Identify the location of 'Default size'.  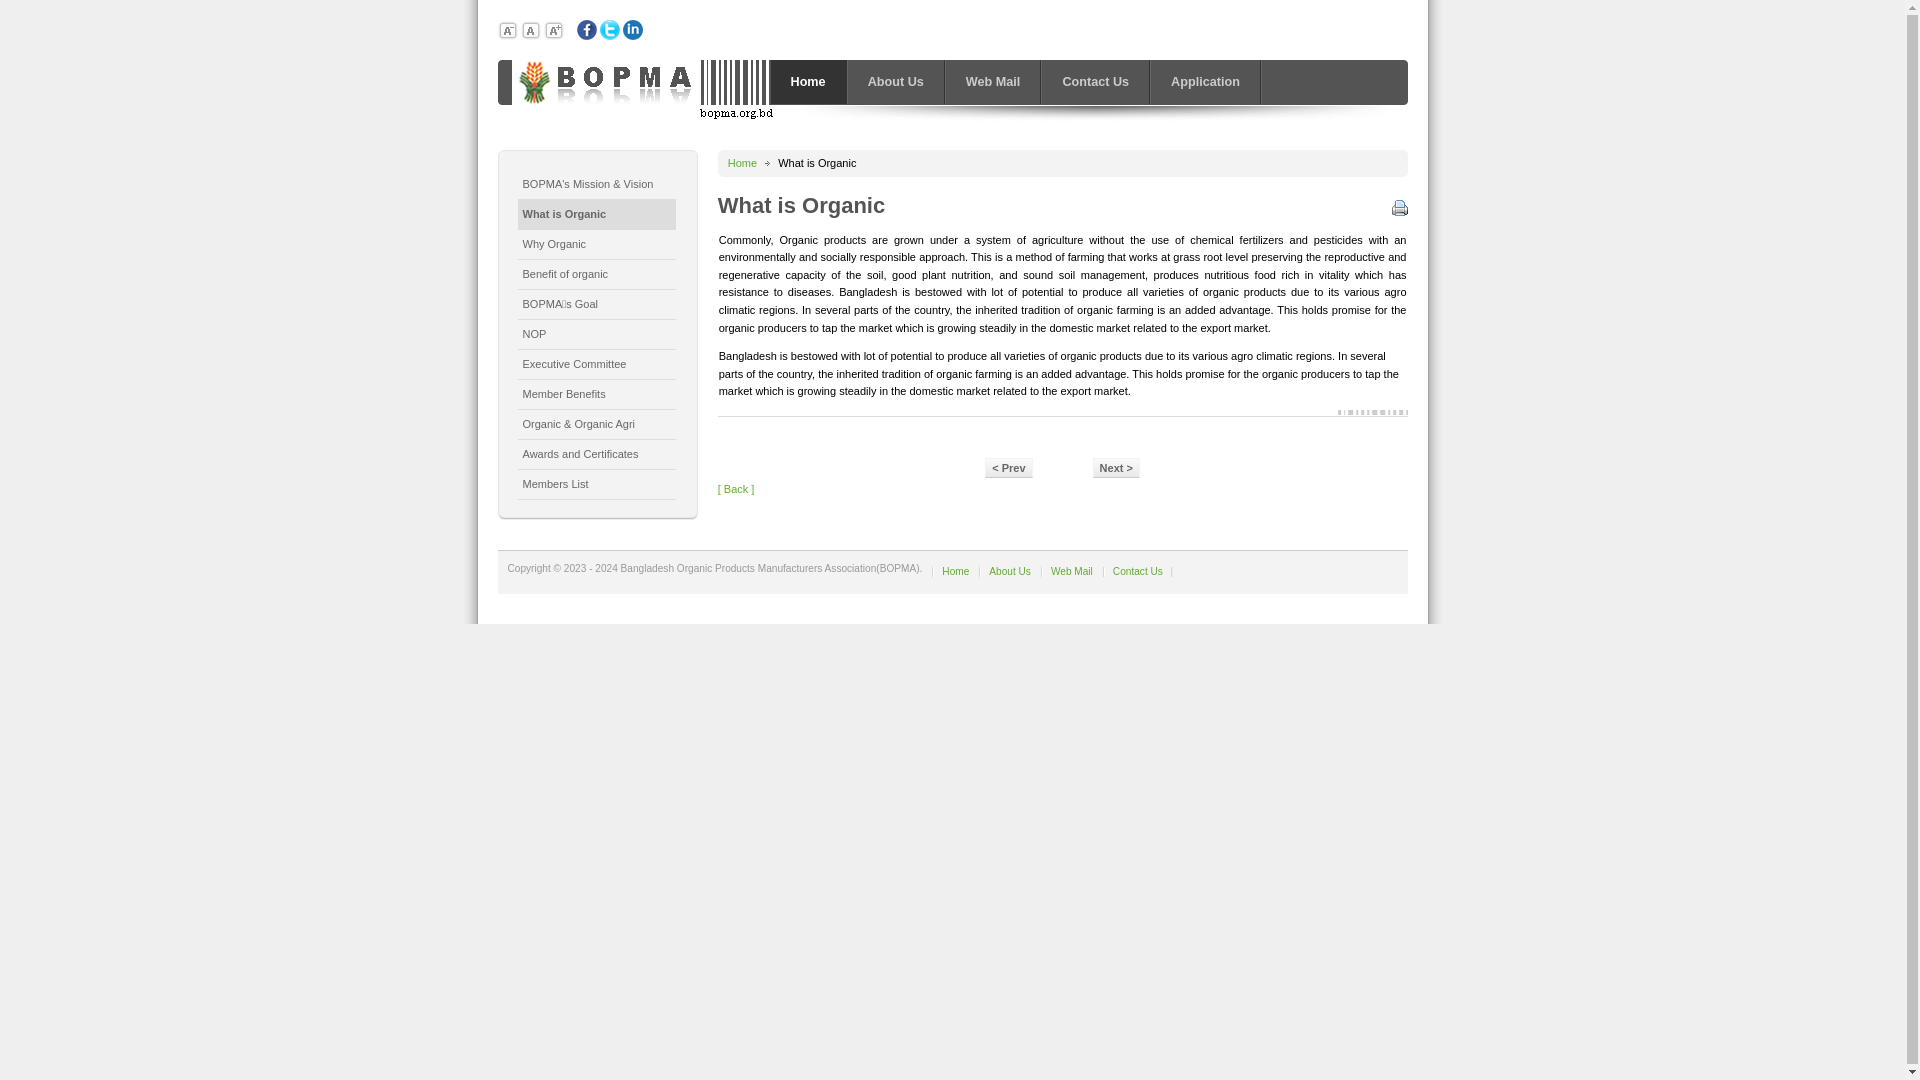
(531, 30).